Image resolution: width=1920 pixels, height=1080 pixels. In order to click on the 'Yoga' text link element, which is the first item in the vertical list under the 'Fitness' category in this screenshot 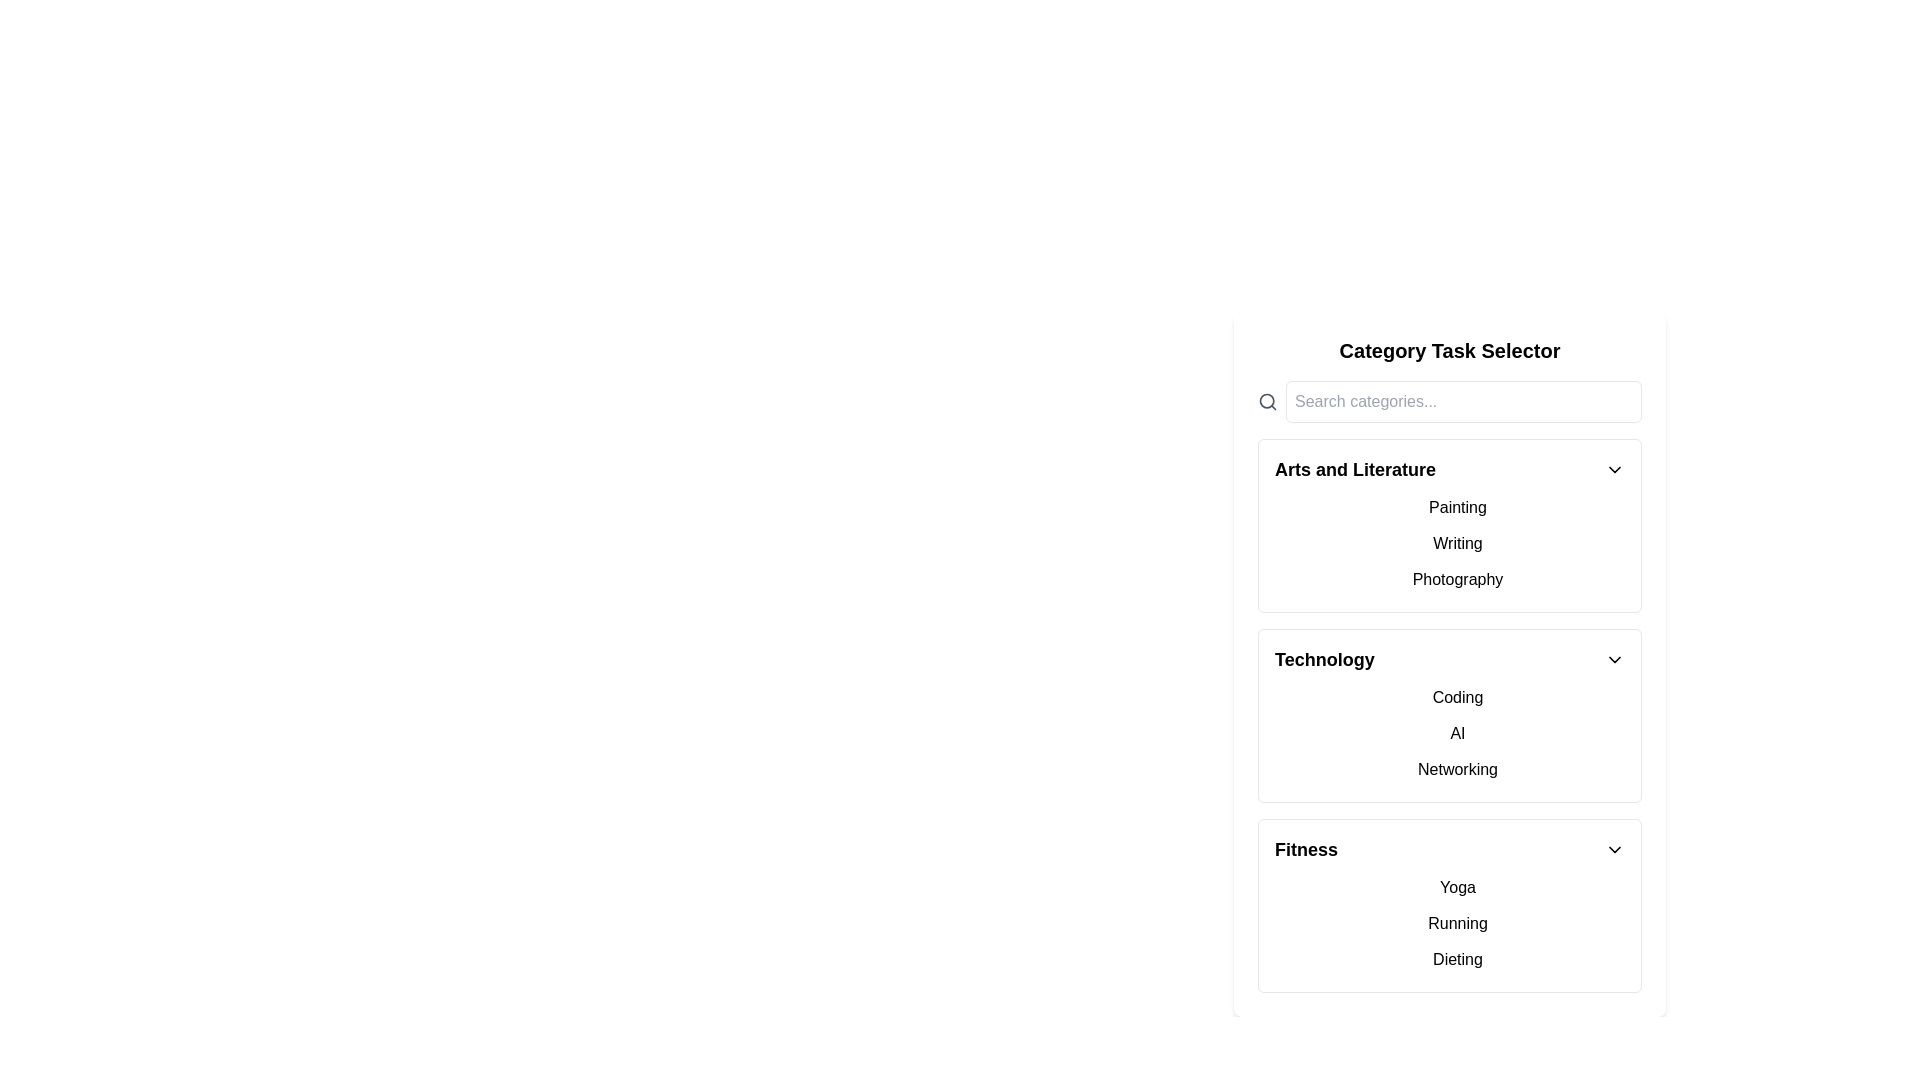, I will do `click(1458, 886)`.